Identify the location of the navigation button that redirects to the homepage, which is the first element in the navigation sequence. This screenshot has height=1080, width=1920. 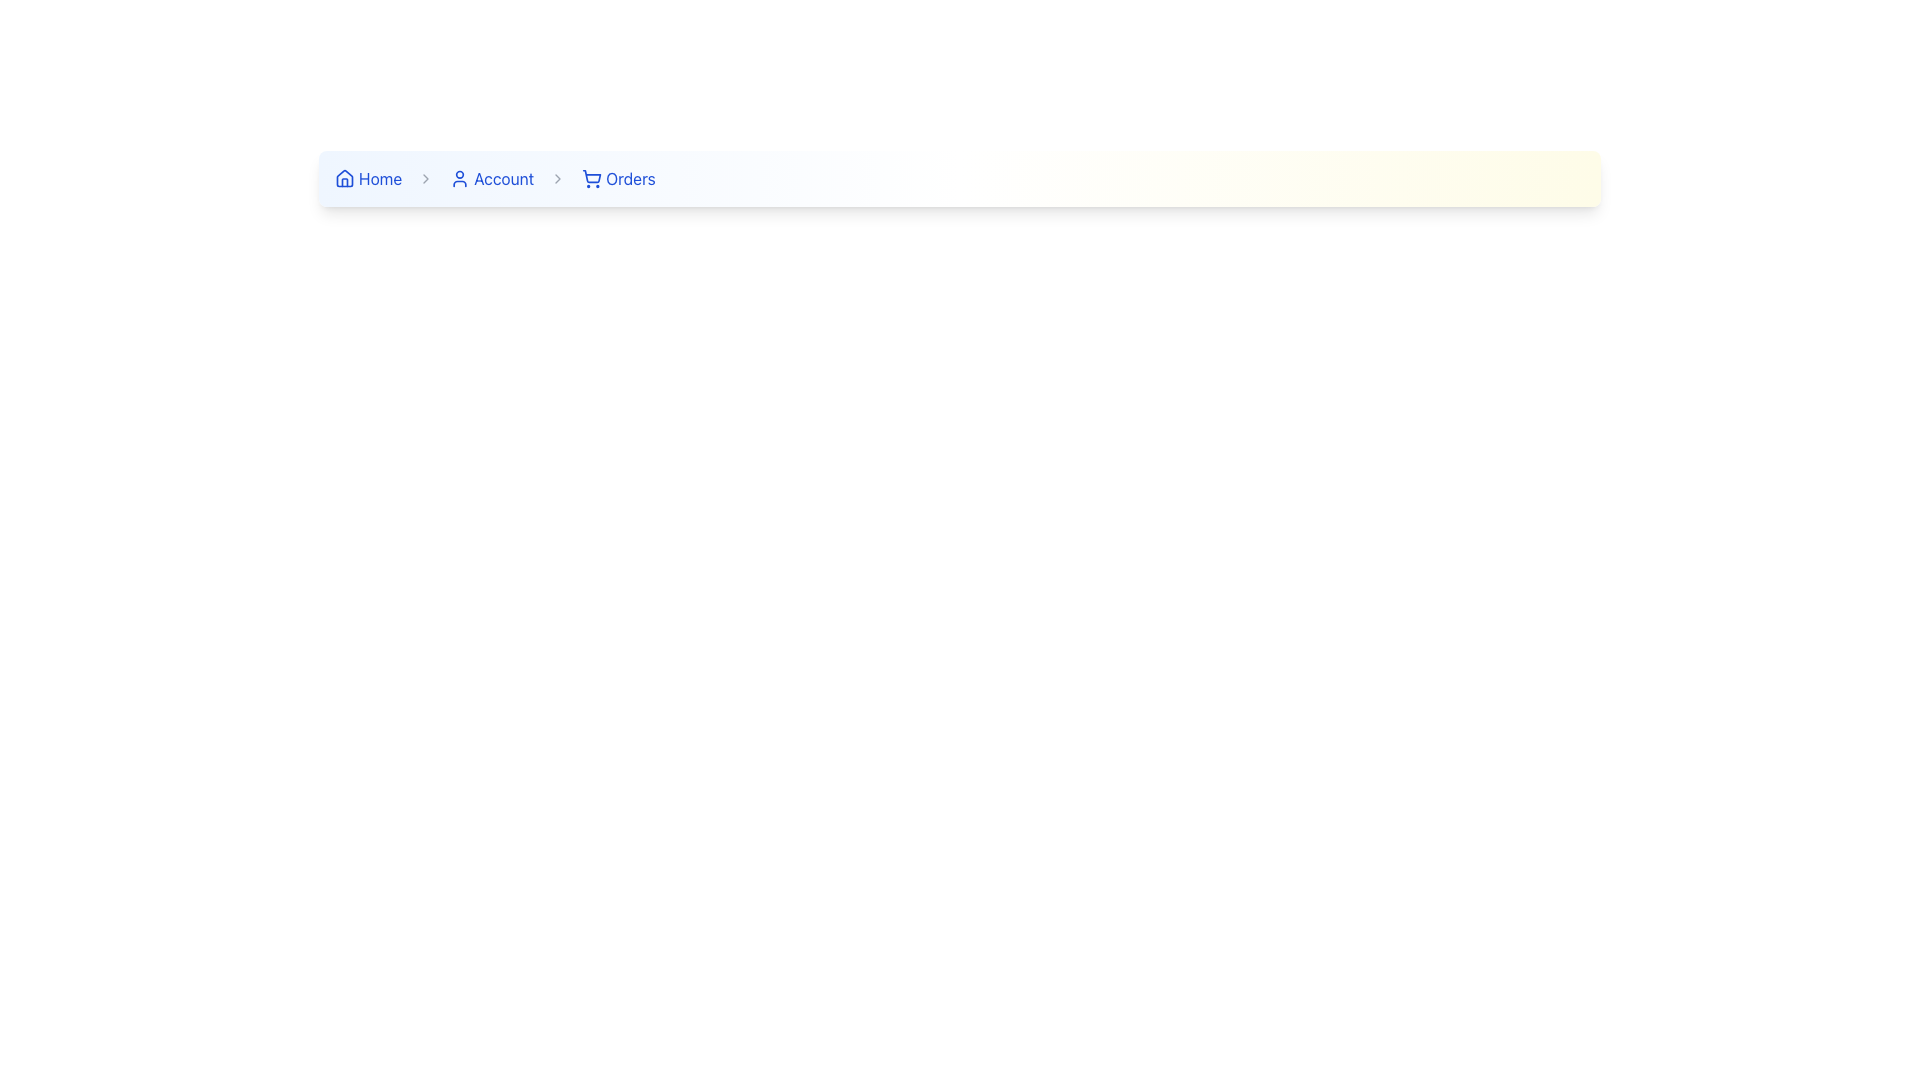
(368, 177).